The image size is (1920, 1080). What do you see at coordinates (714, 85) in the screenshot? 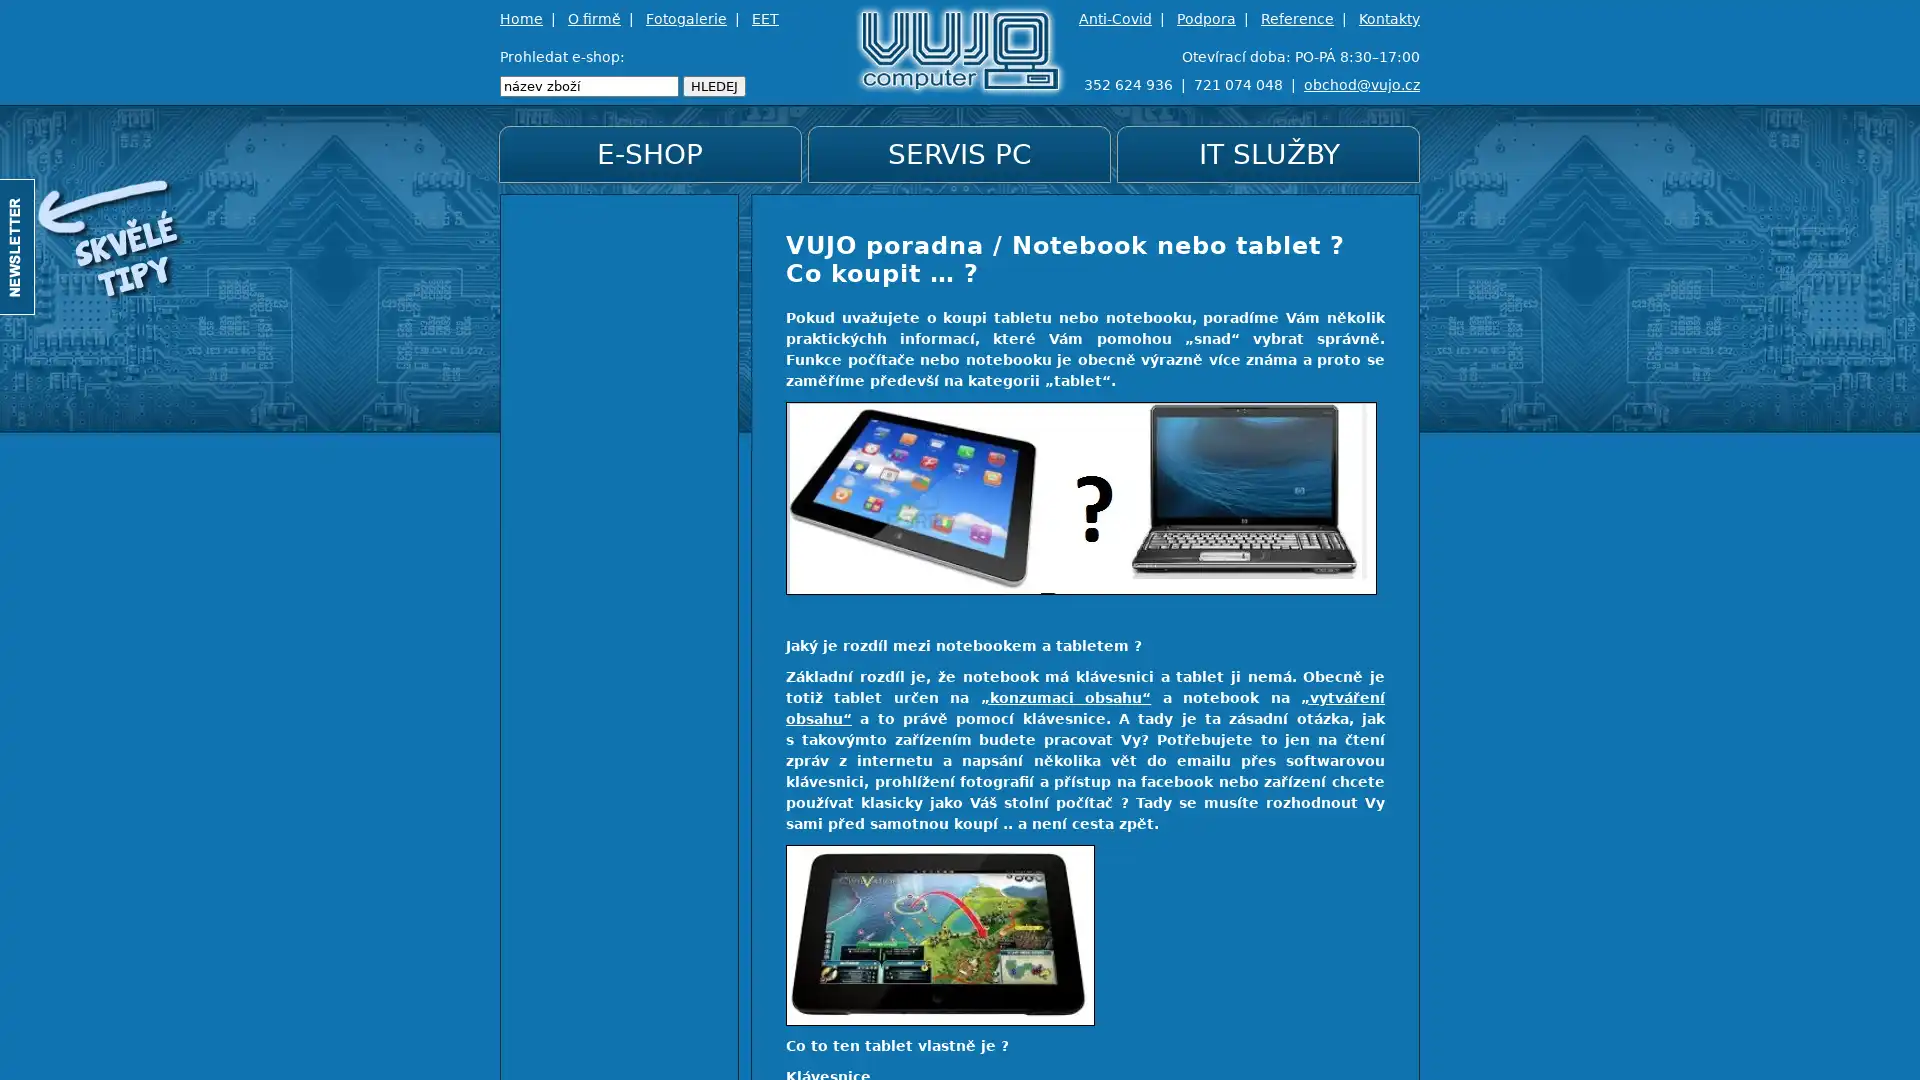
I see `HLEDEJ` at bounding box center [714, 85].